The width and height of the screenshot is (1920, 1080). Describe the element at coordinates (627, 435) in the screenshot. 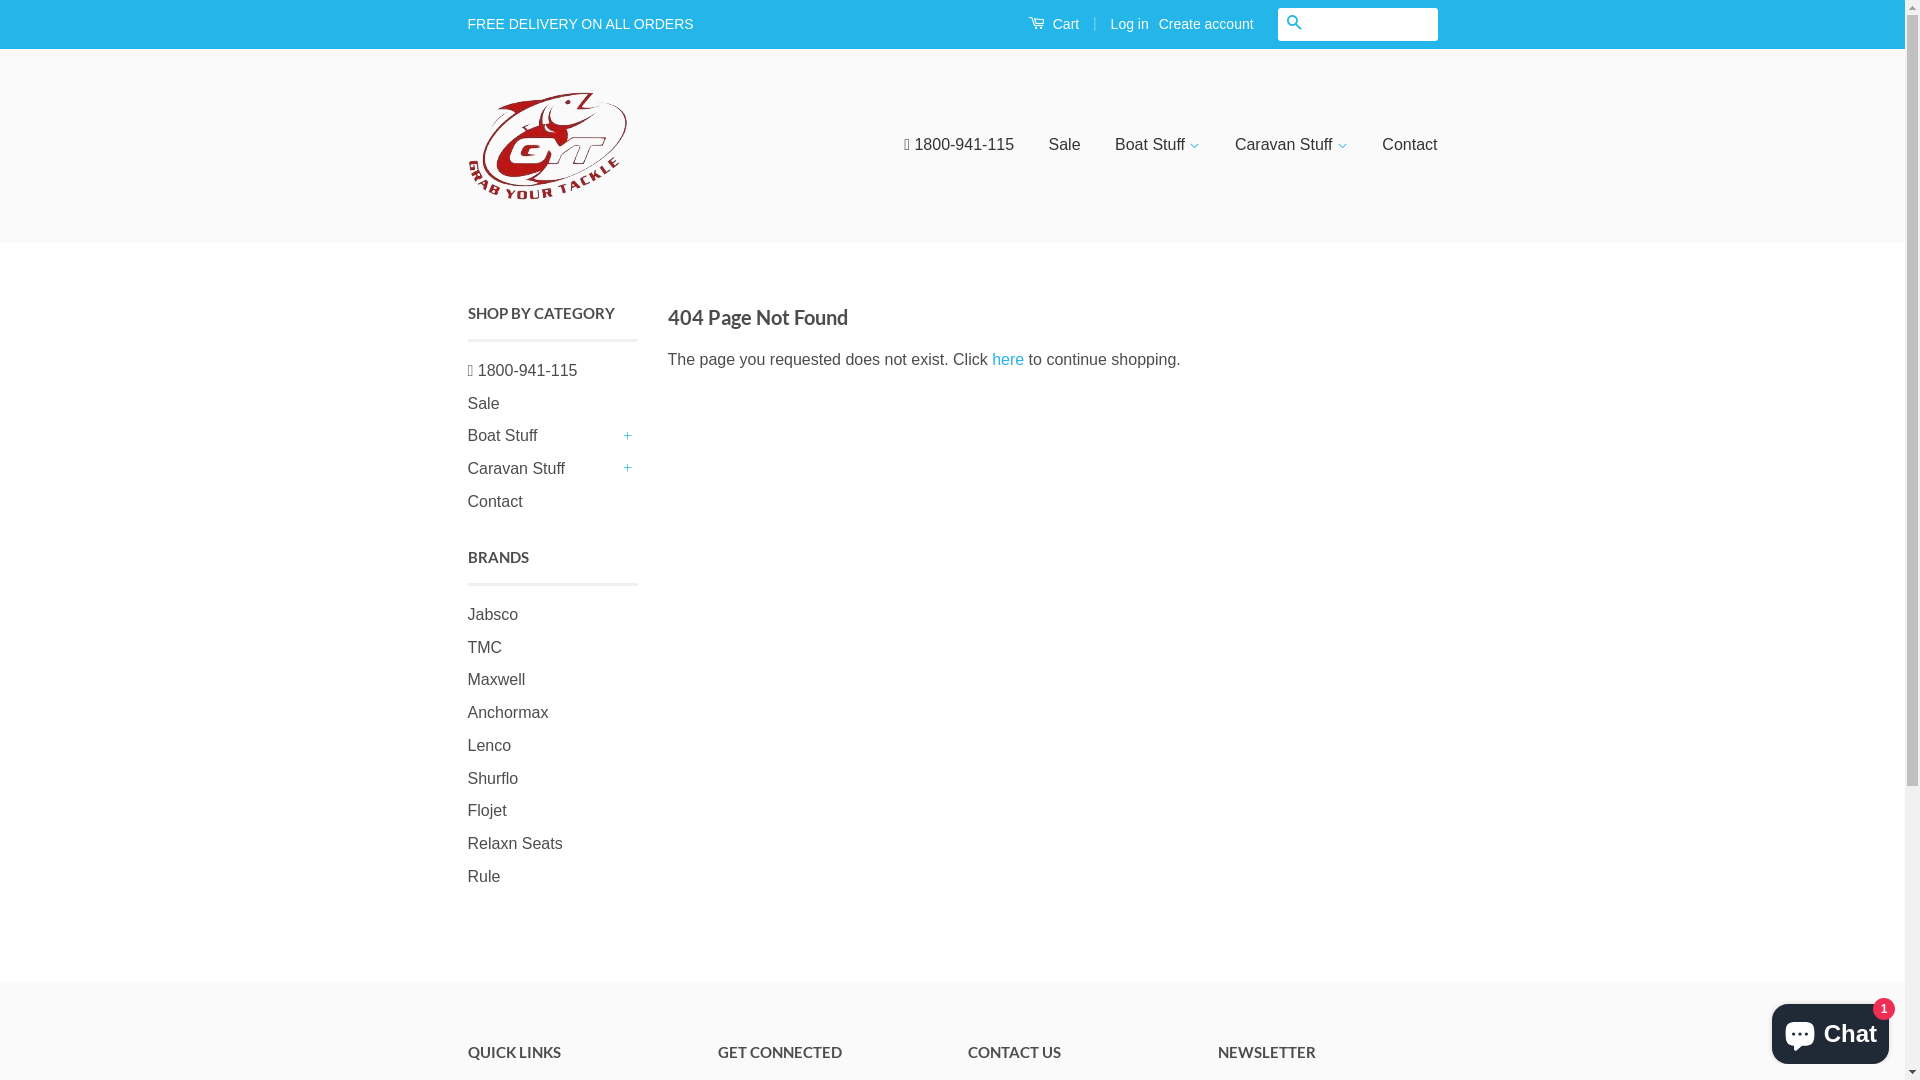

I see `'+'` at that location.